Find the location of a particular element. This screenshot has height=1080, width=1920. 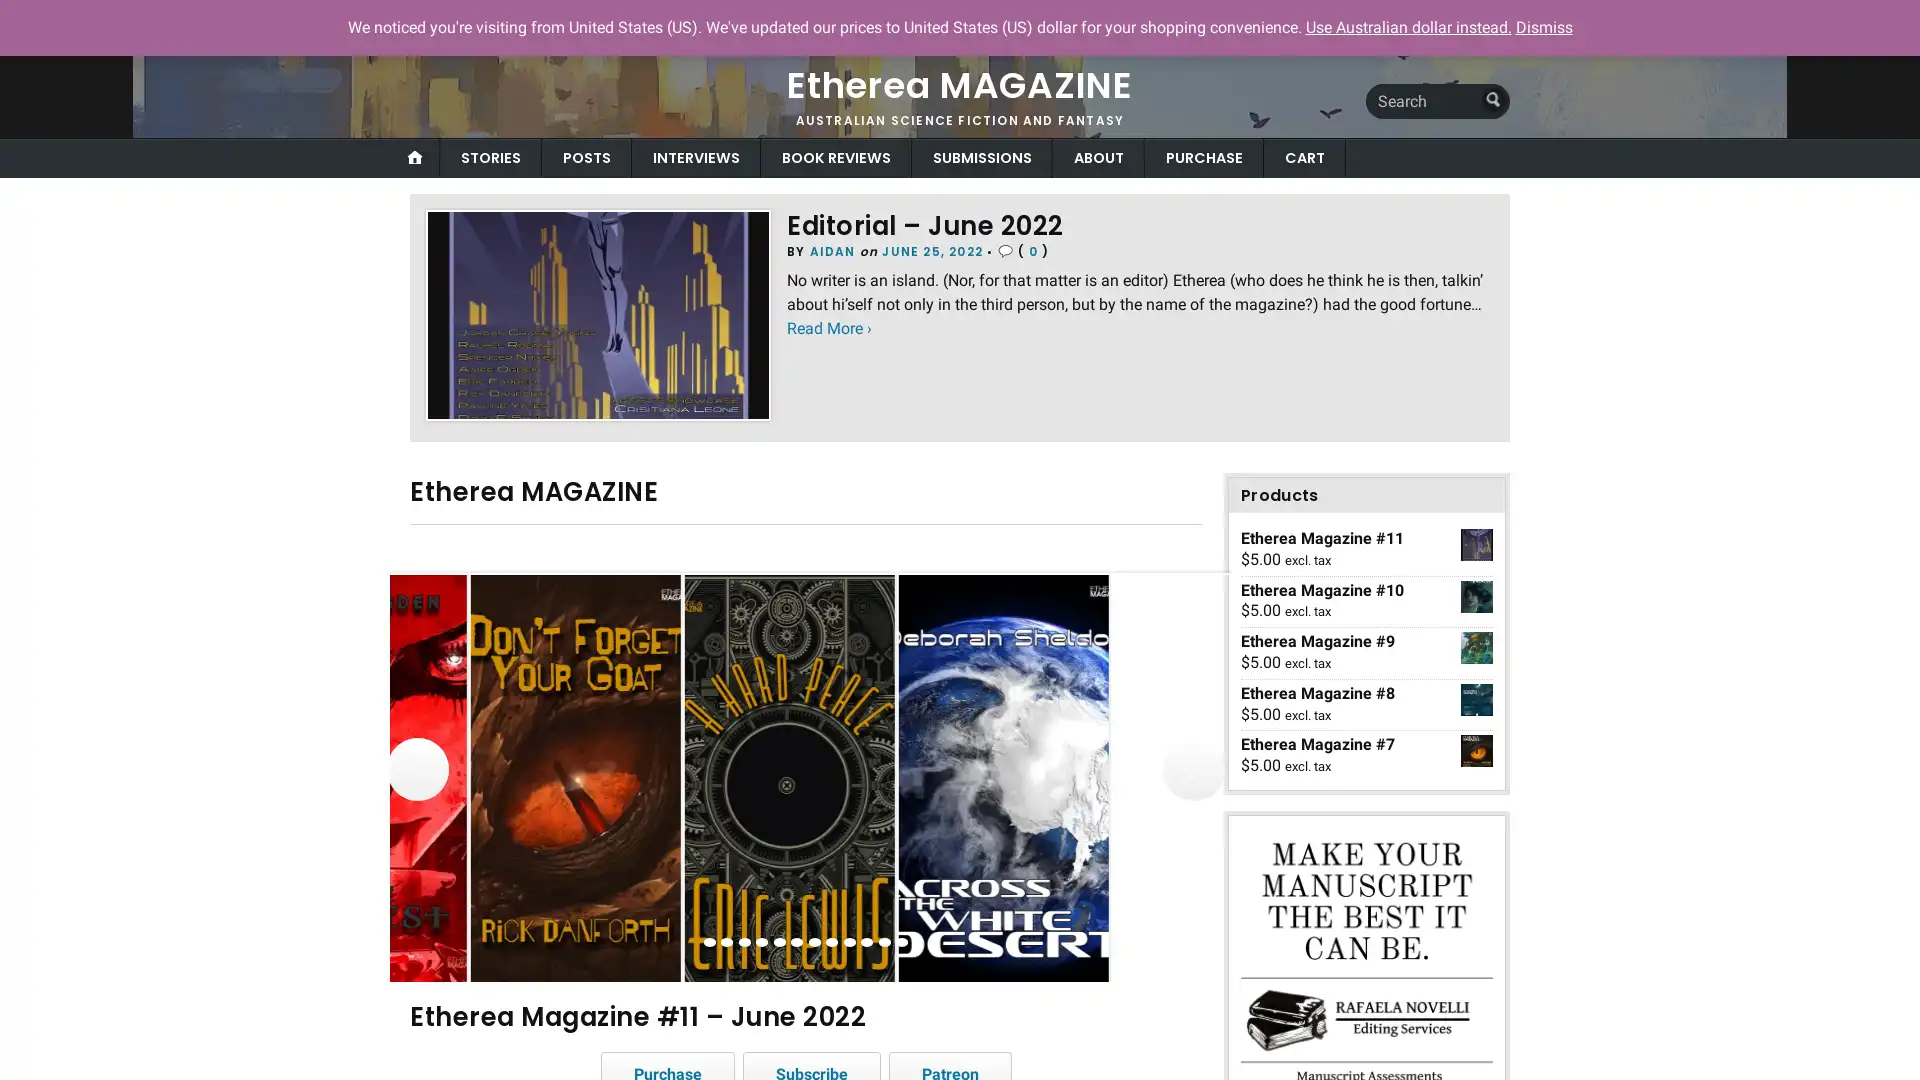

view image 8 of 12 in carousel is located at coordinates (831, 941).